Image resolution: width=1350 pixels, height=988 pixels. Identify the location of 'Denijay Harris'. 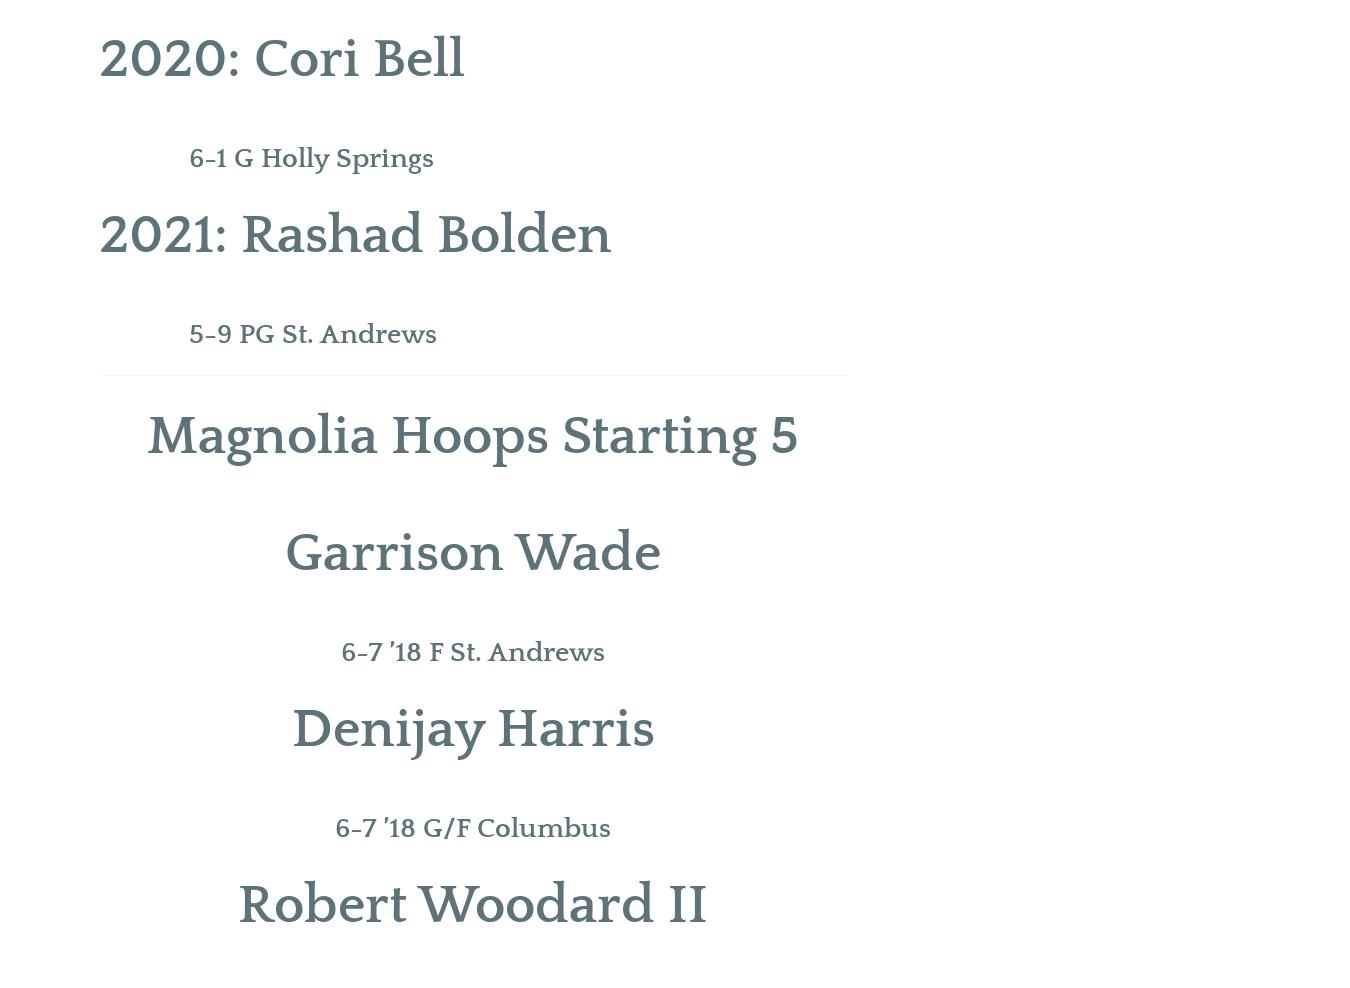
(471, 729).